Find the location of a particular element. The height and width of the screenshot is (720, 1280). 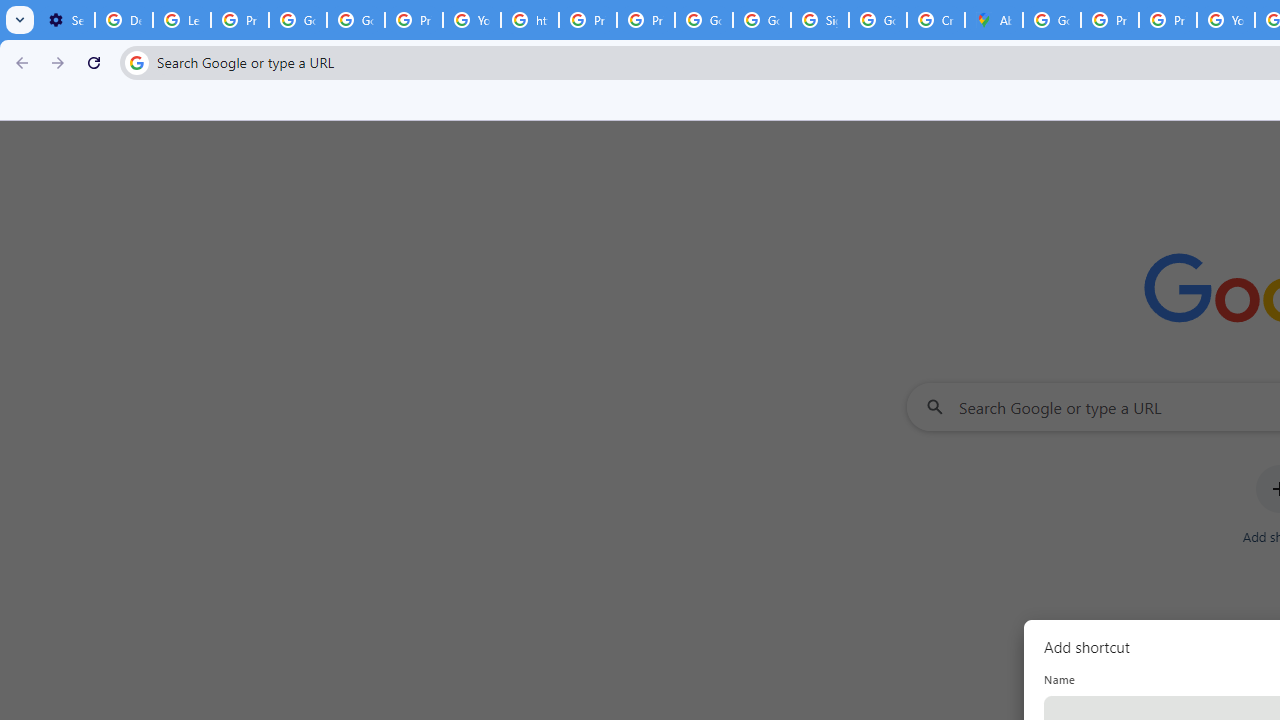

'Create your Google Account' is located at coordinates (935, 20).